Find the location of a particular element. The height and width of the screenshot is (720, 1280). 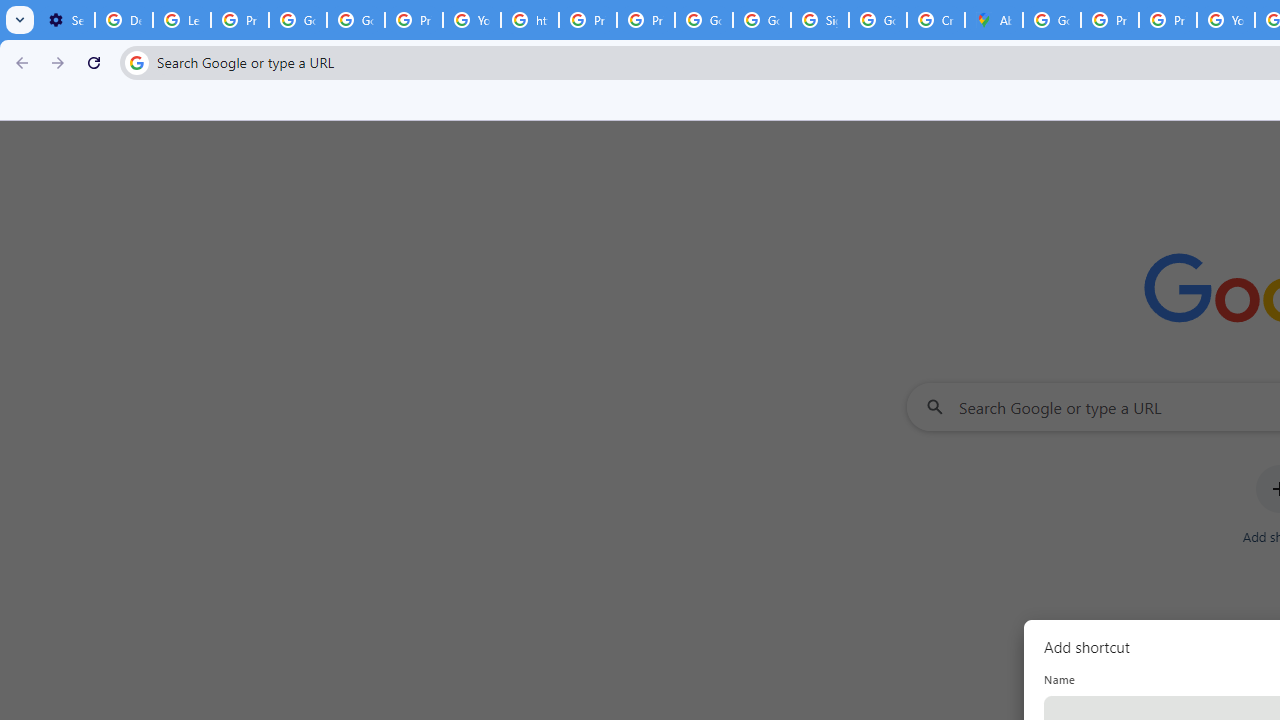

'Create your Google Account' is located at coordinates (935, 20).